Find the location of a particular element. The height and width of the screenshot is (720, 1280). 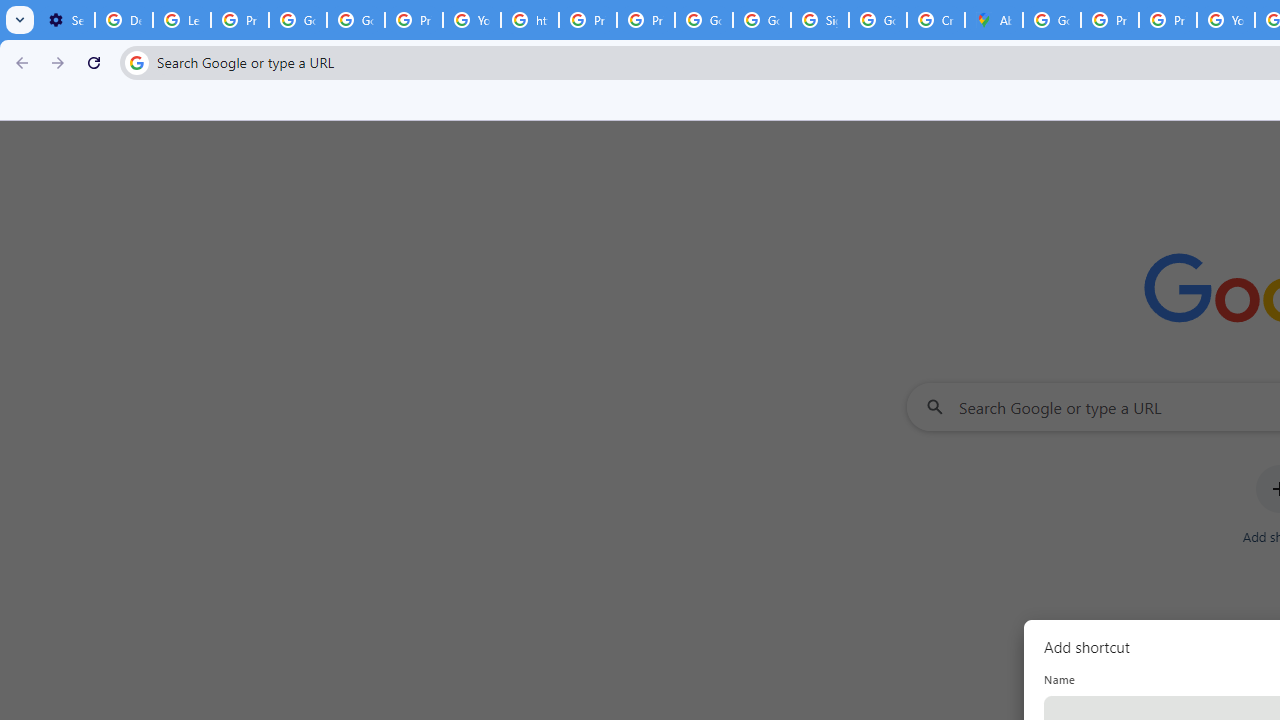

'Create your Google Account' is located at coordinates (935, 20).